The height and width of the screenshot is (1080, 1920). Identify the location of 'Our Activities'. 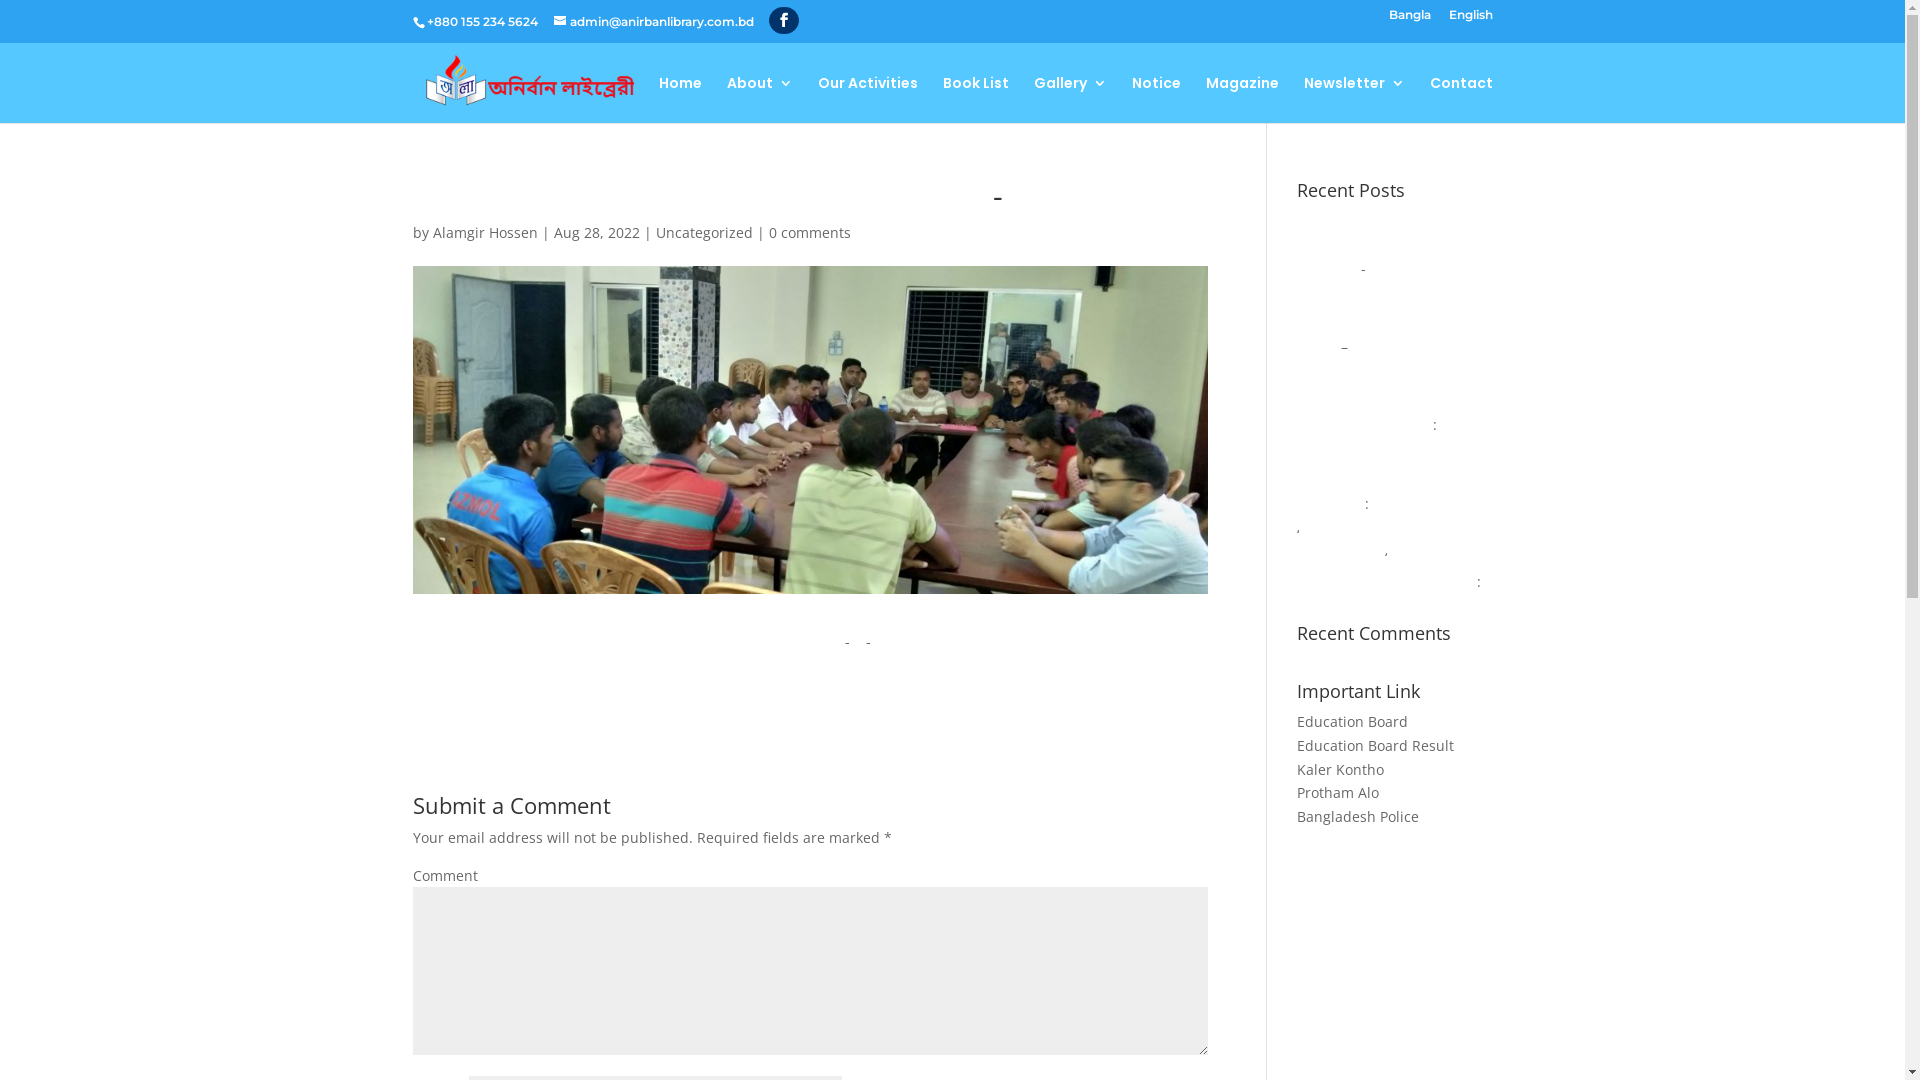
(868, 99).